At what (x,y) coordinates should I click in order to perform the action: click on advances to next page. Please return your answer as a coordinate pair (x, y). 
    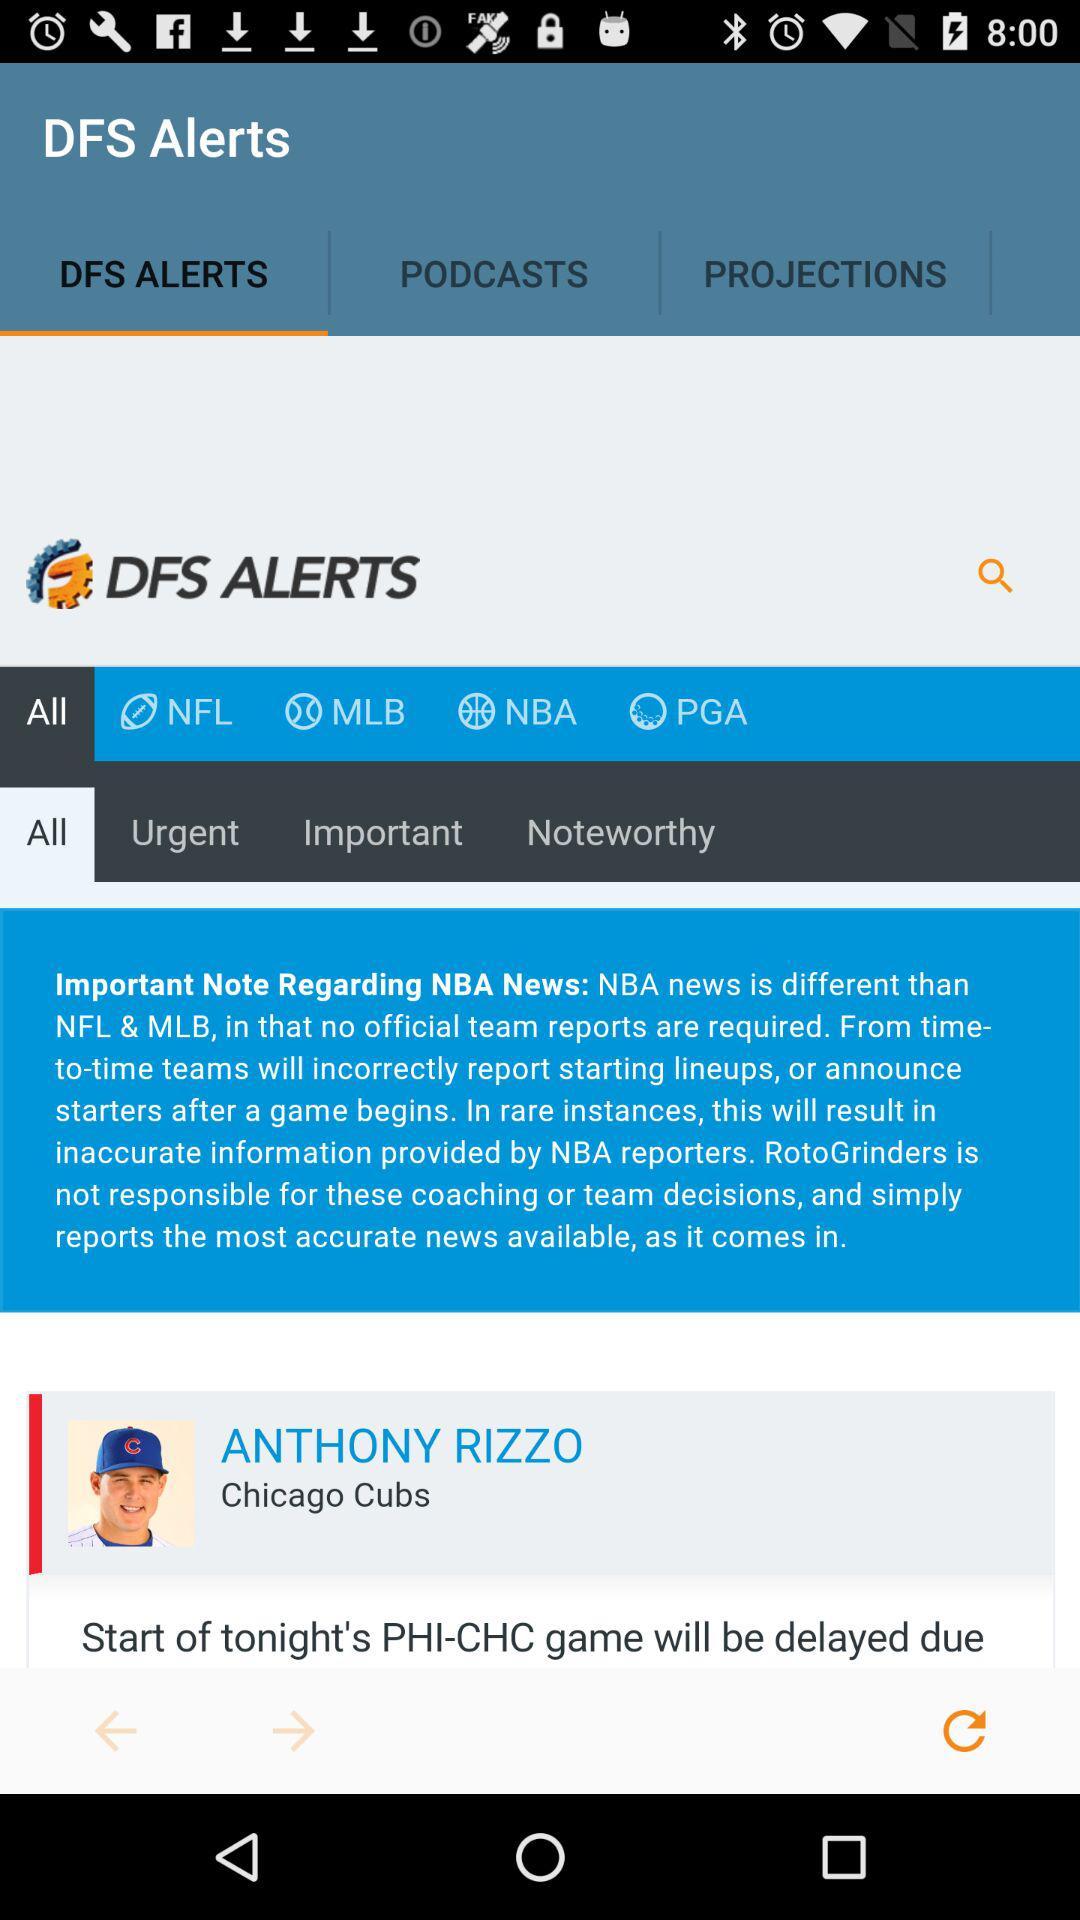
    Looking at the image, I should click on (293, 1730).